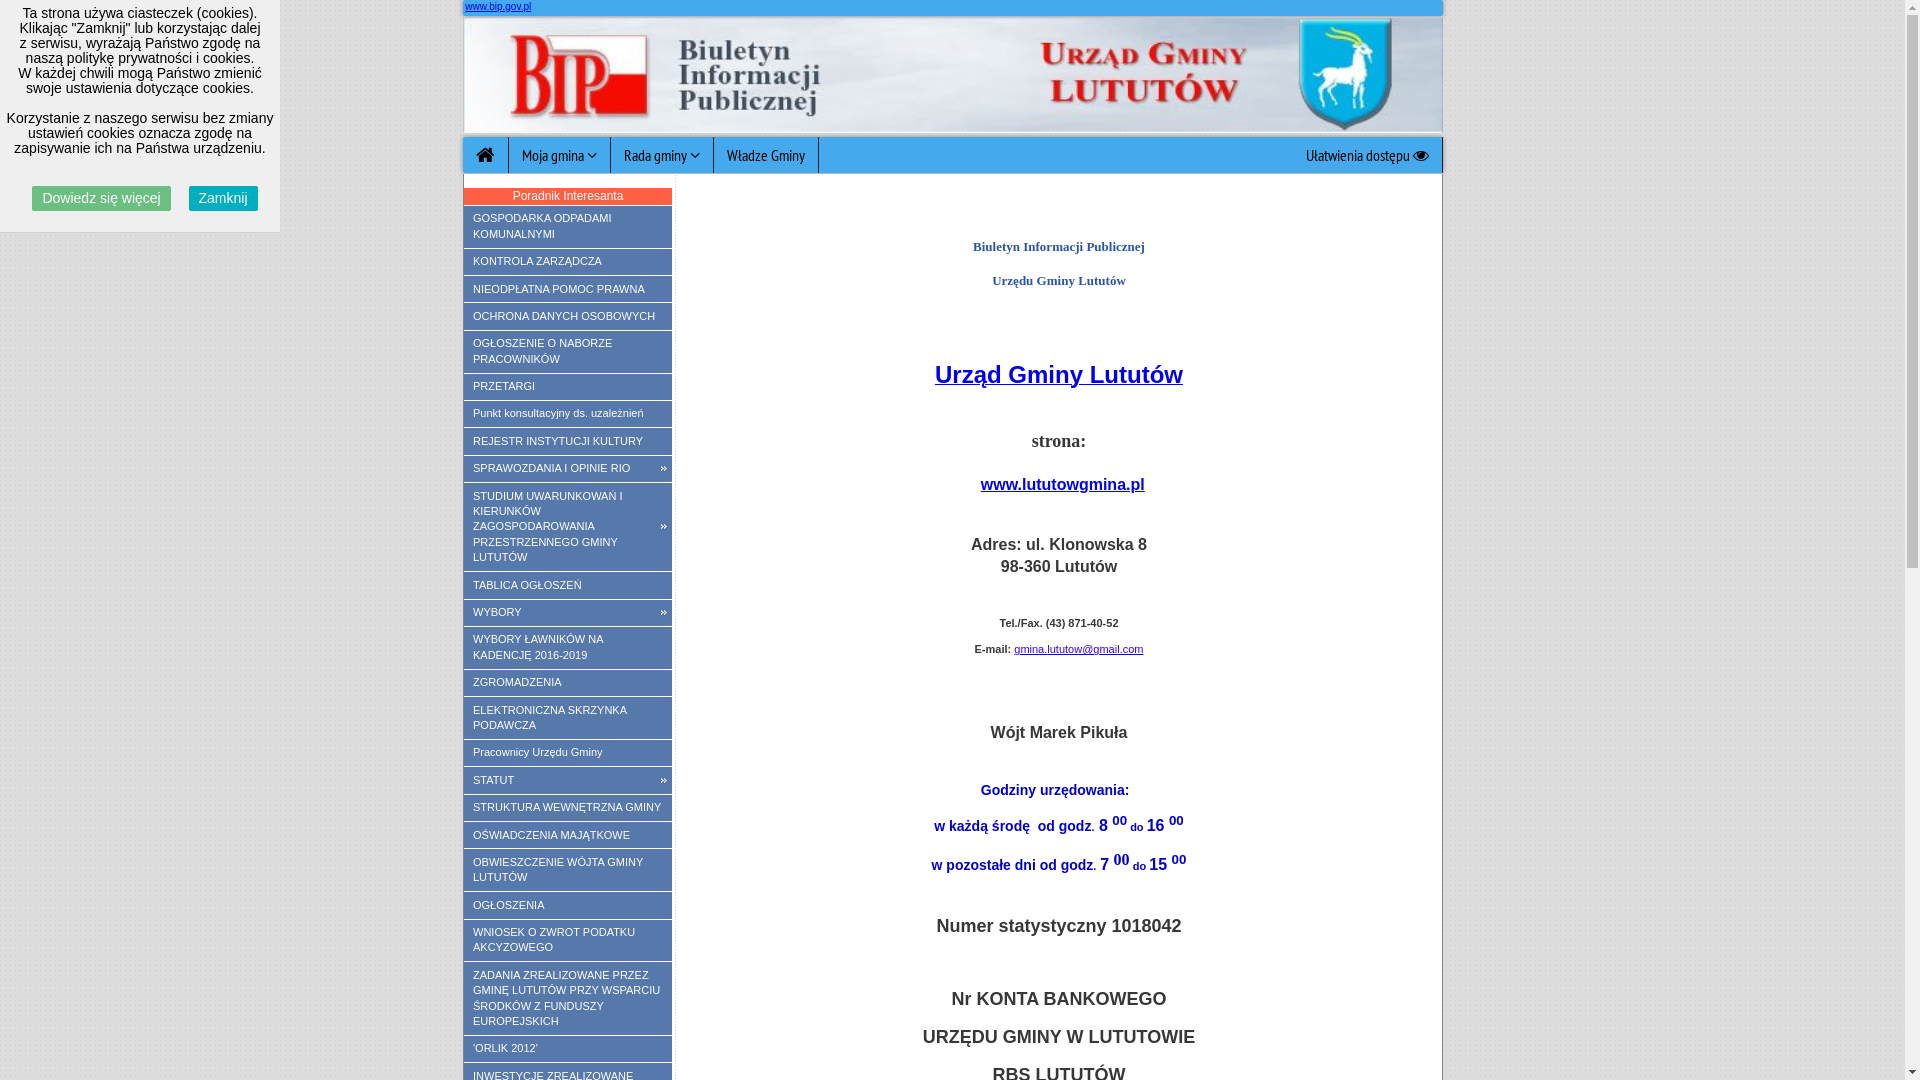 The height and width of the screenshot is (1080, 1920). Describe the element at coordinates (566, 716) in the screenshot. I see `'ELEKTRONICZNA SKRZYNKA PODAWCZA'` at that location.